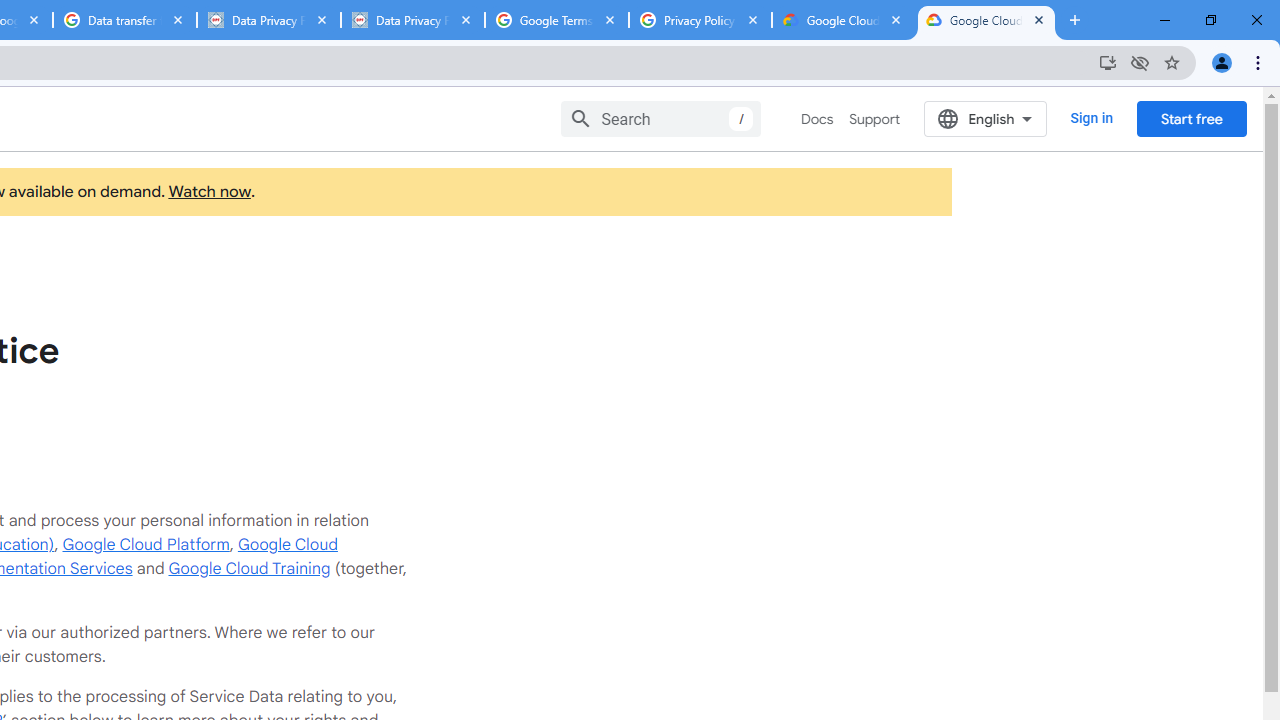 The image size is (1280, 720). I want to click on 'English', so click(985, 118).